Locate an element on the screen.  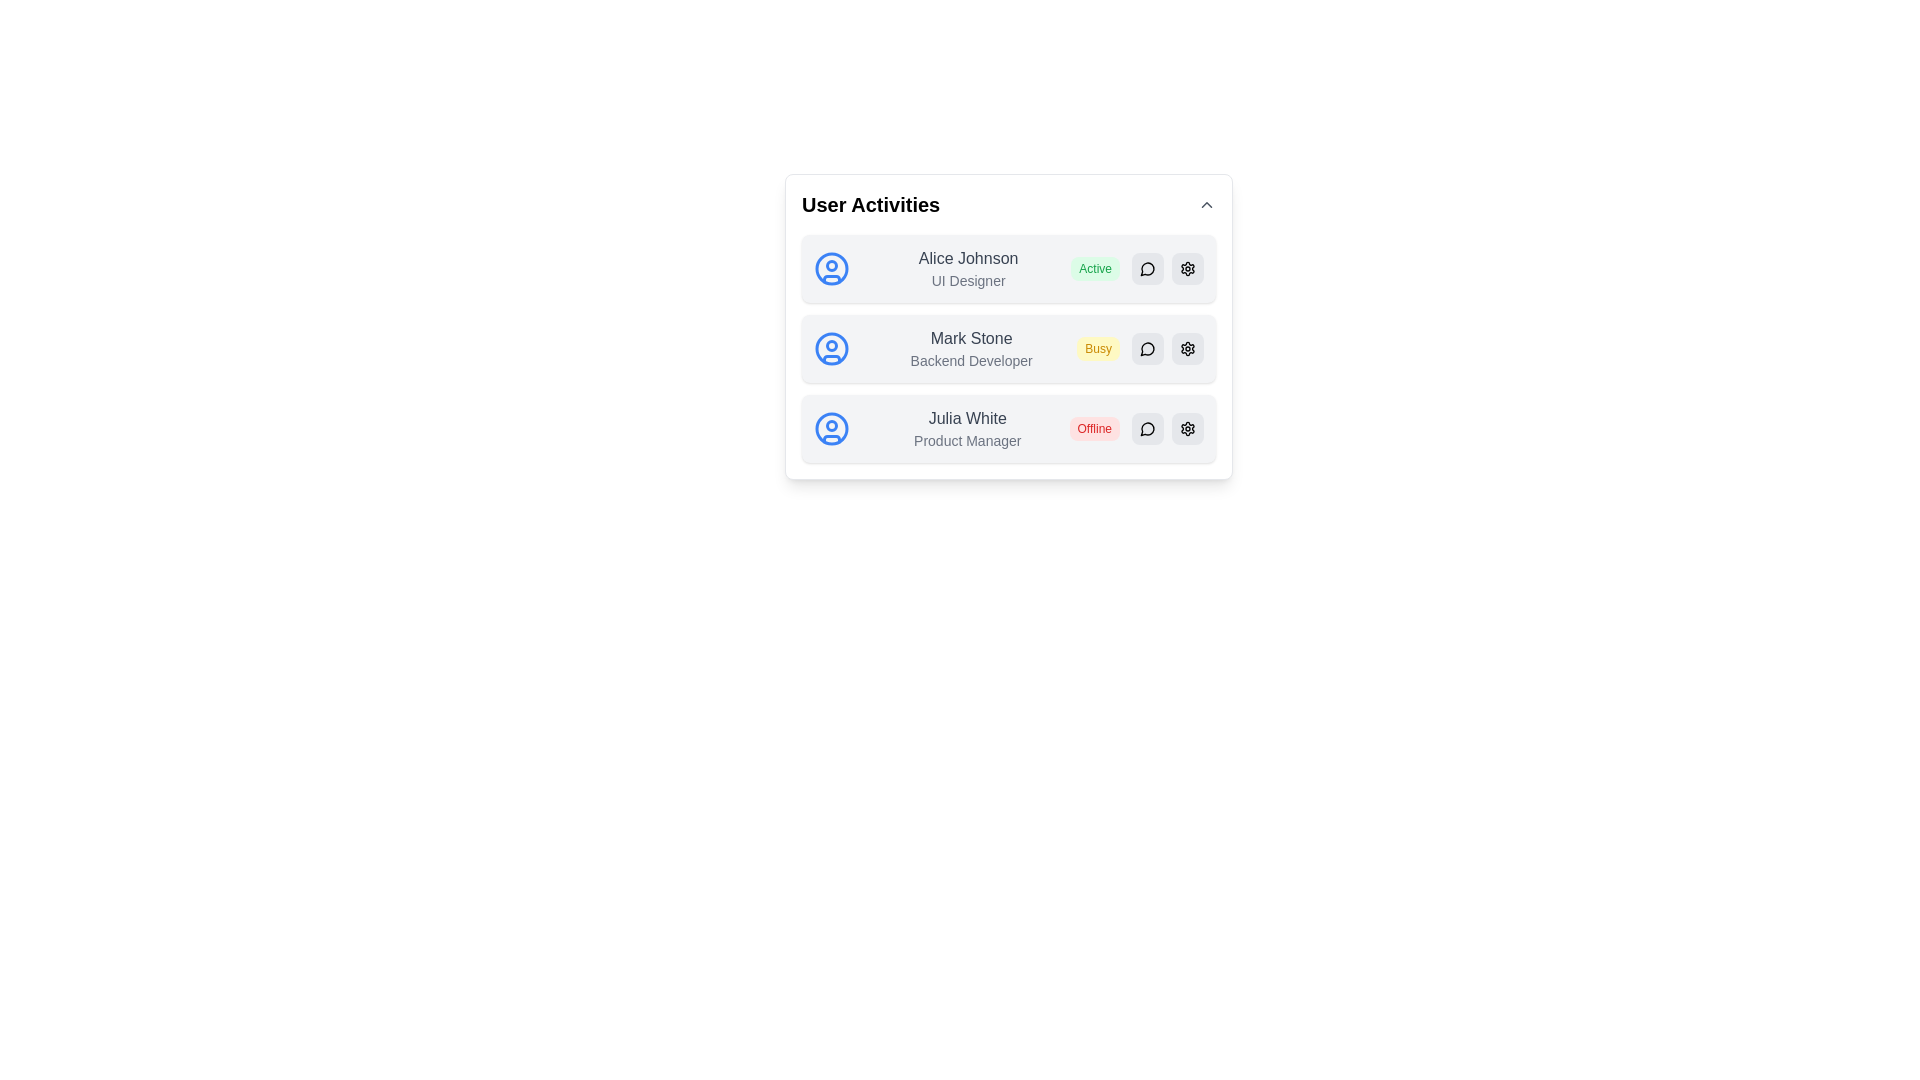
the toggle button located at the top-right corner of the 'User Activities' section is located at coordinates (1205, 204).